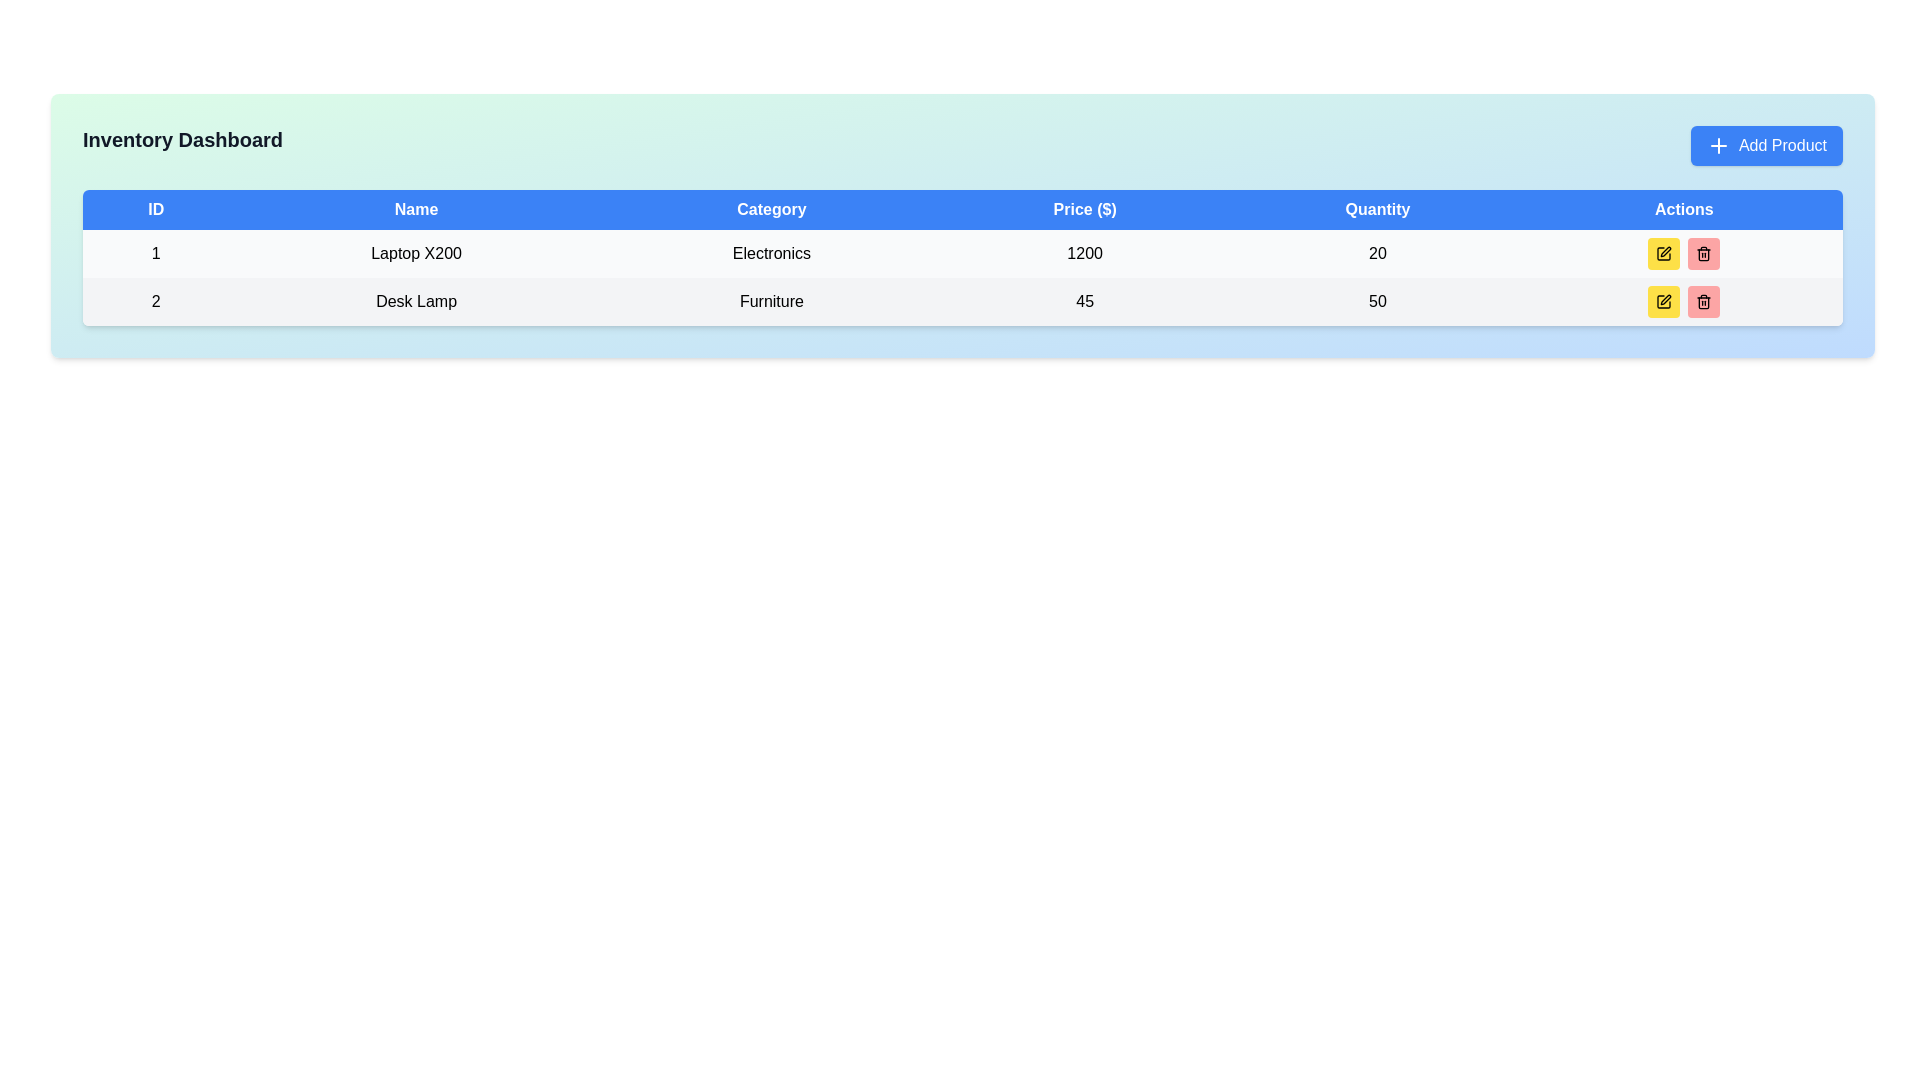 This screenshot has height=1080, width=1920. I want to click on the text label displaying '45' in the 'Quantity' column of the second row for the 'Desk Lamp' entry, so click(1084, 301).